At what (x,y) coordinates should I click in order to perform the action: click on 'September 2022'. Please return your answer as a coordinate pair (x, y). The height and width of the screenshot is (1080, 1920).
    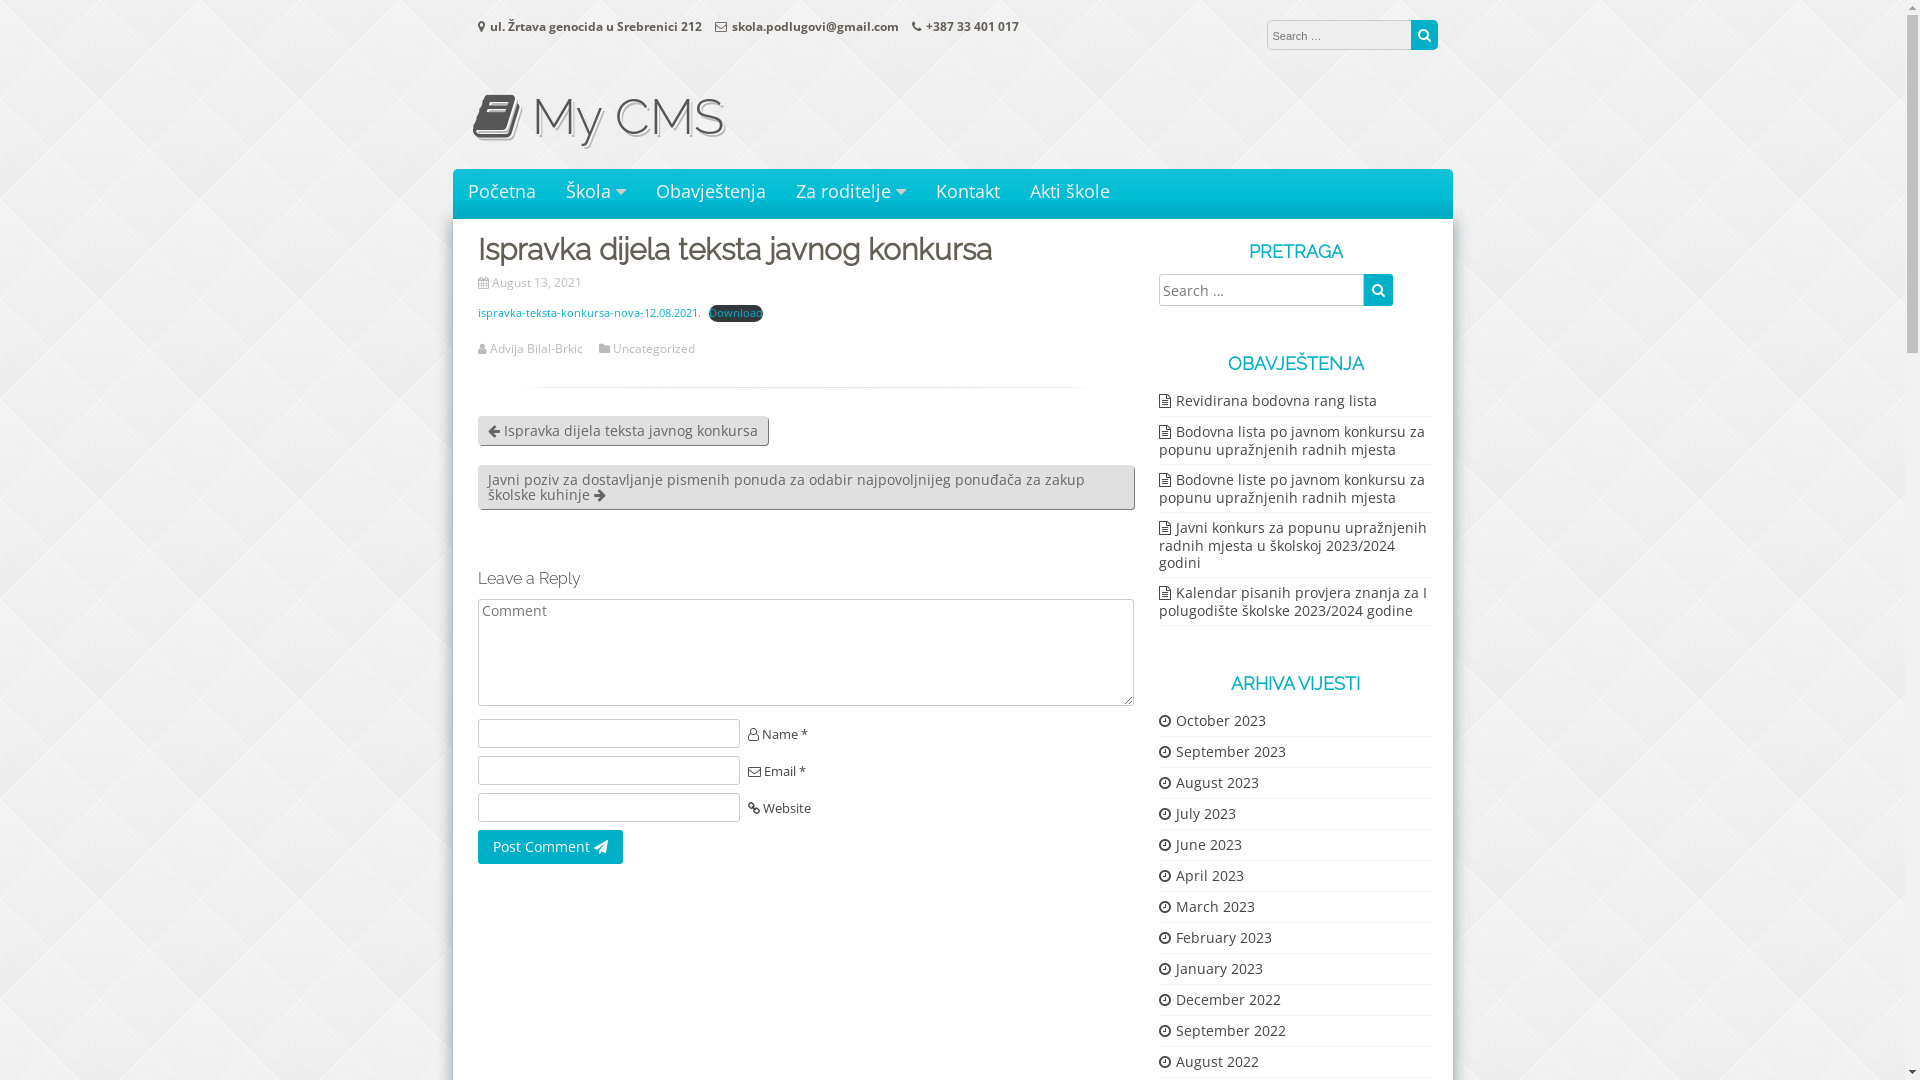
    Looking at the image, I should click on (1220, 1030).